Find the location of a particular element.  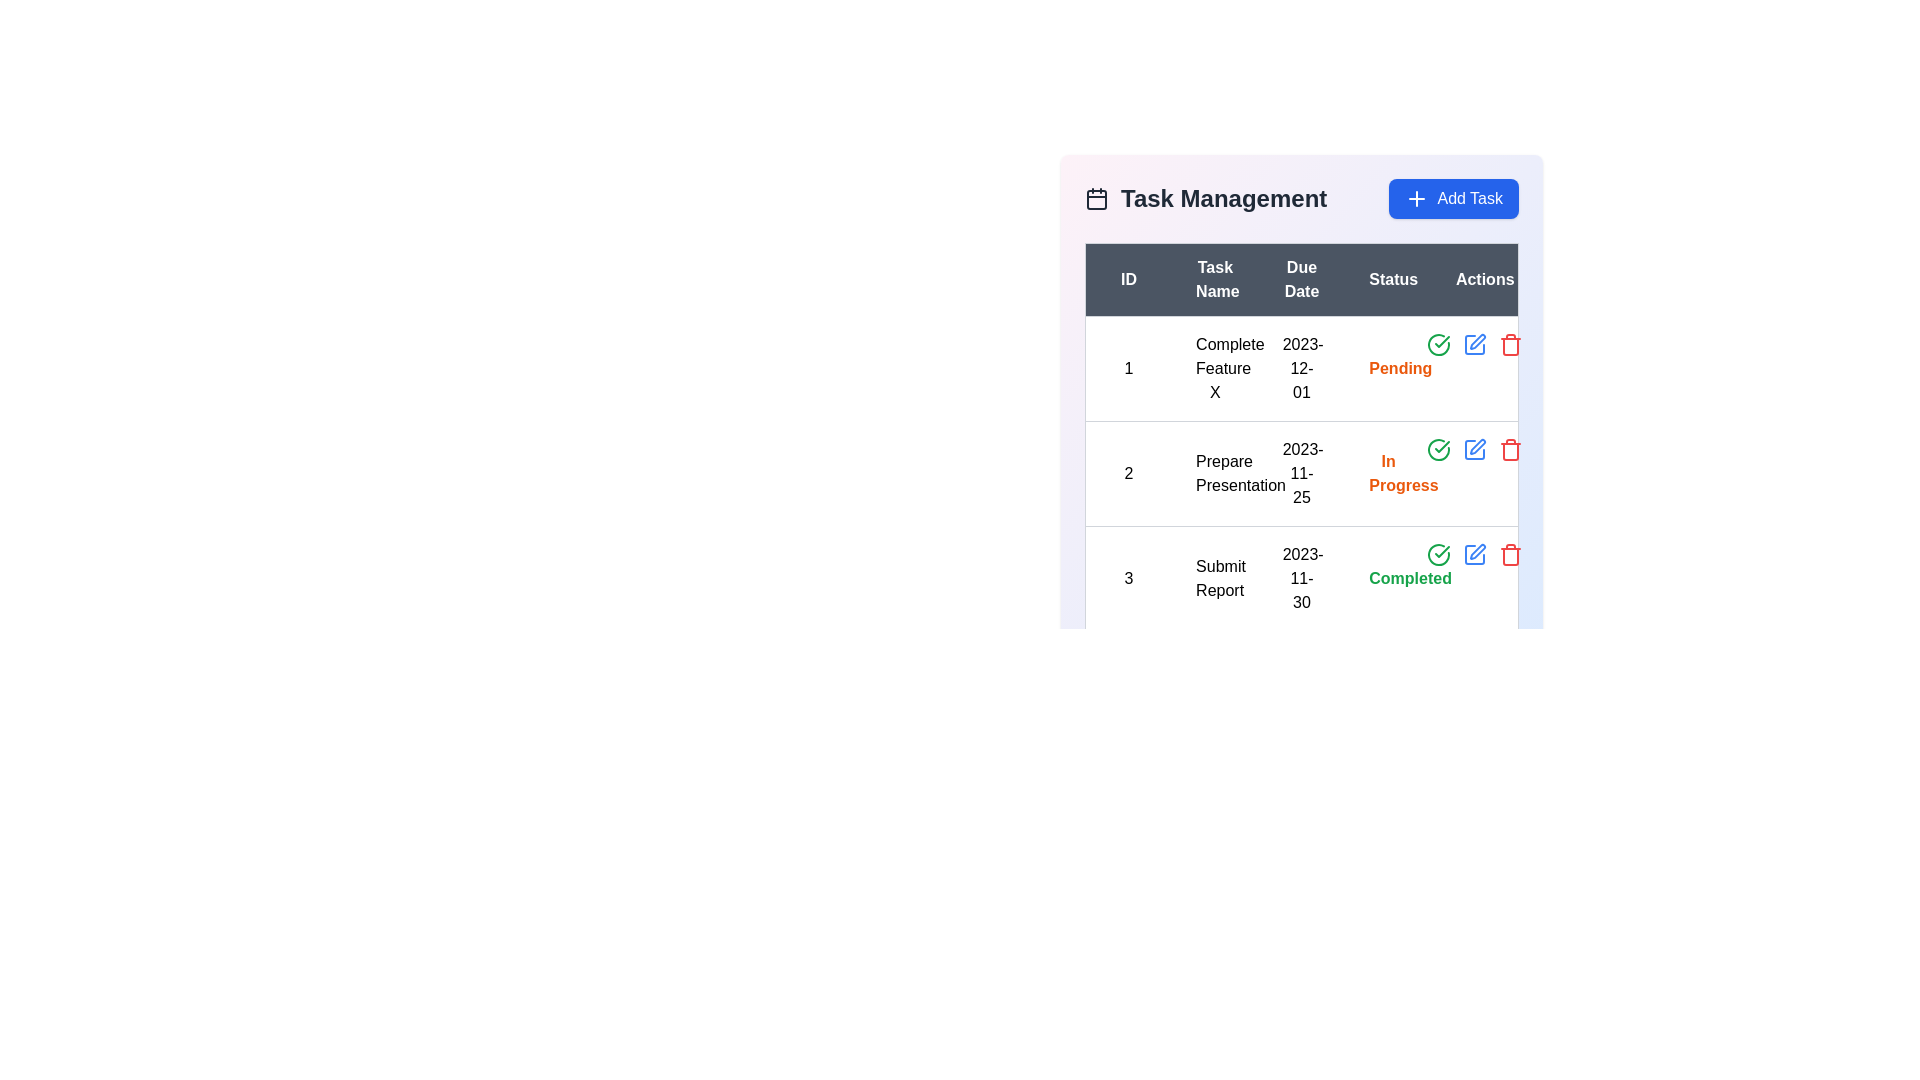

the static text element displaying '2' in the first column of the second row of the table, under the 'ID' header is located at coordinates (1128, 474).